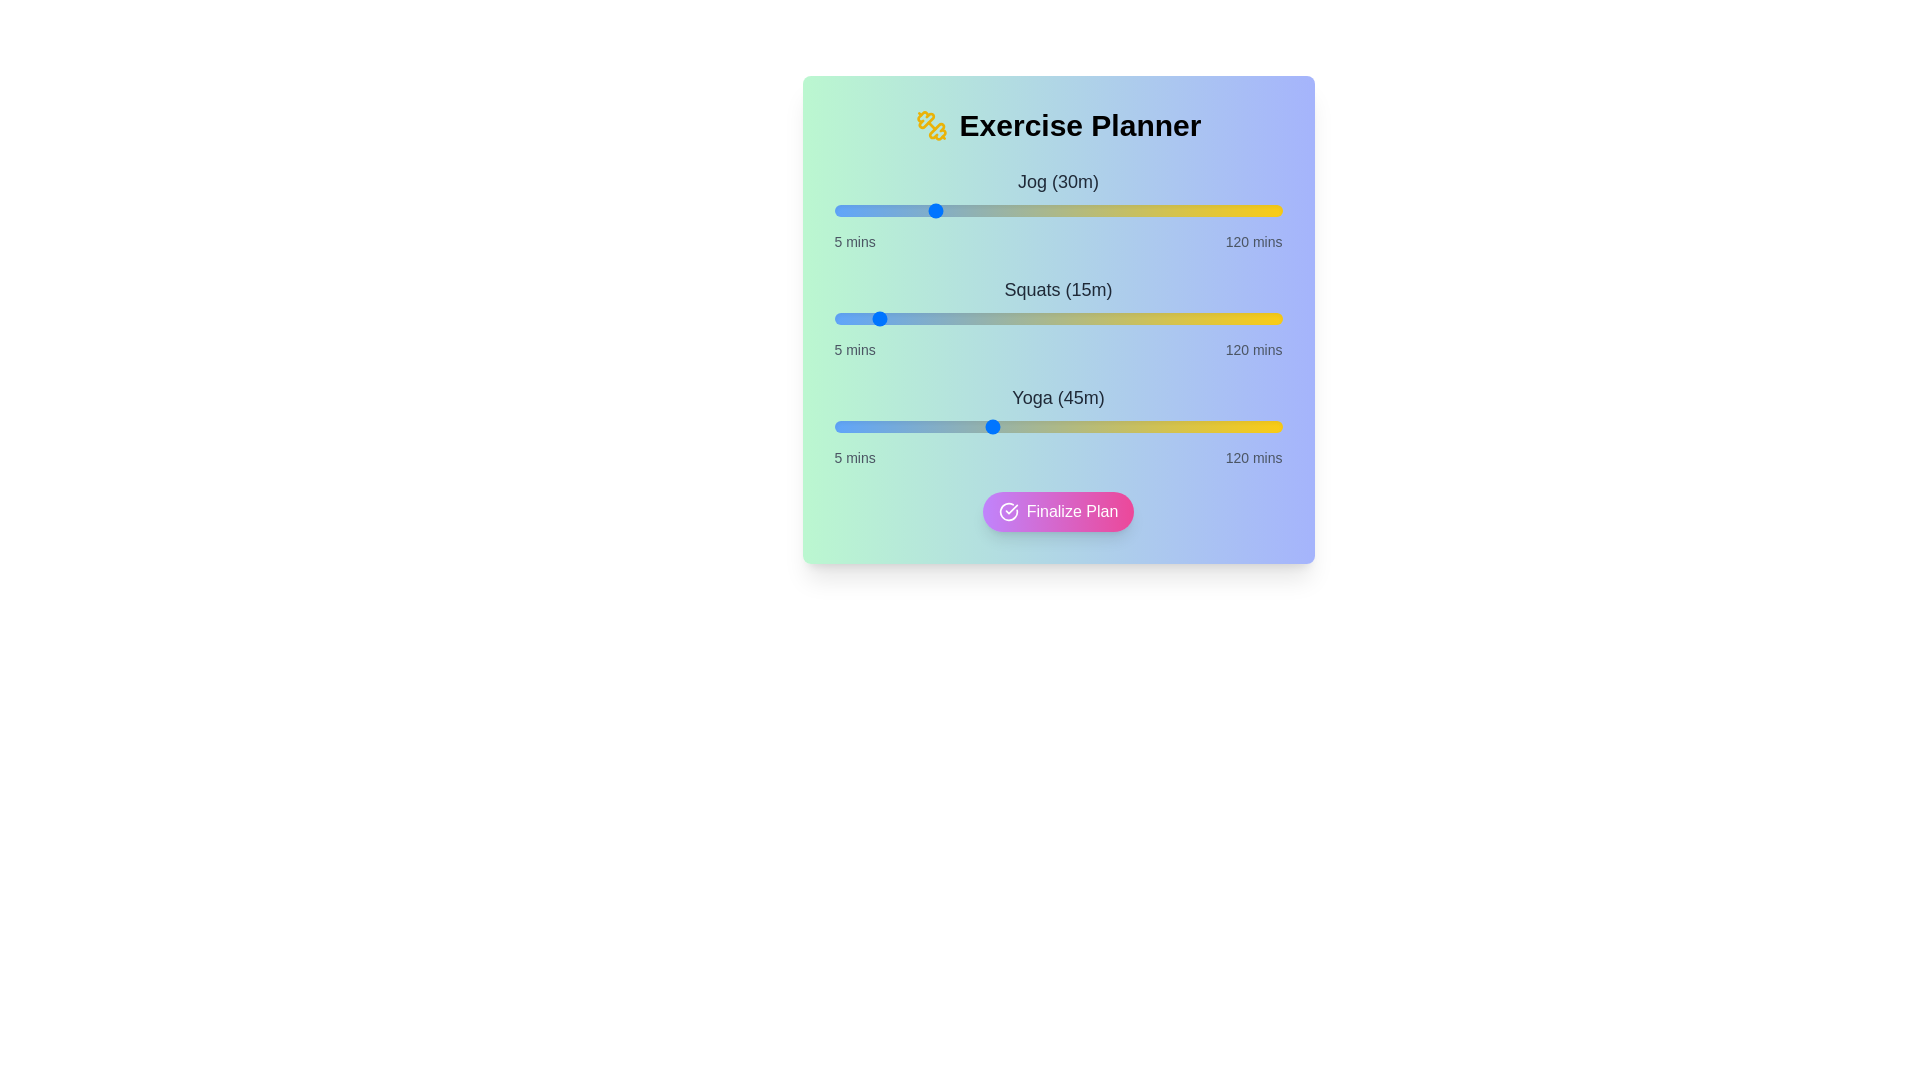  I want to click on the 'Jog' slider to a specific duration 99, so click(1200, 211).